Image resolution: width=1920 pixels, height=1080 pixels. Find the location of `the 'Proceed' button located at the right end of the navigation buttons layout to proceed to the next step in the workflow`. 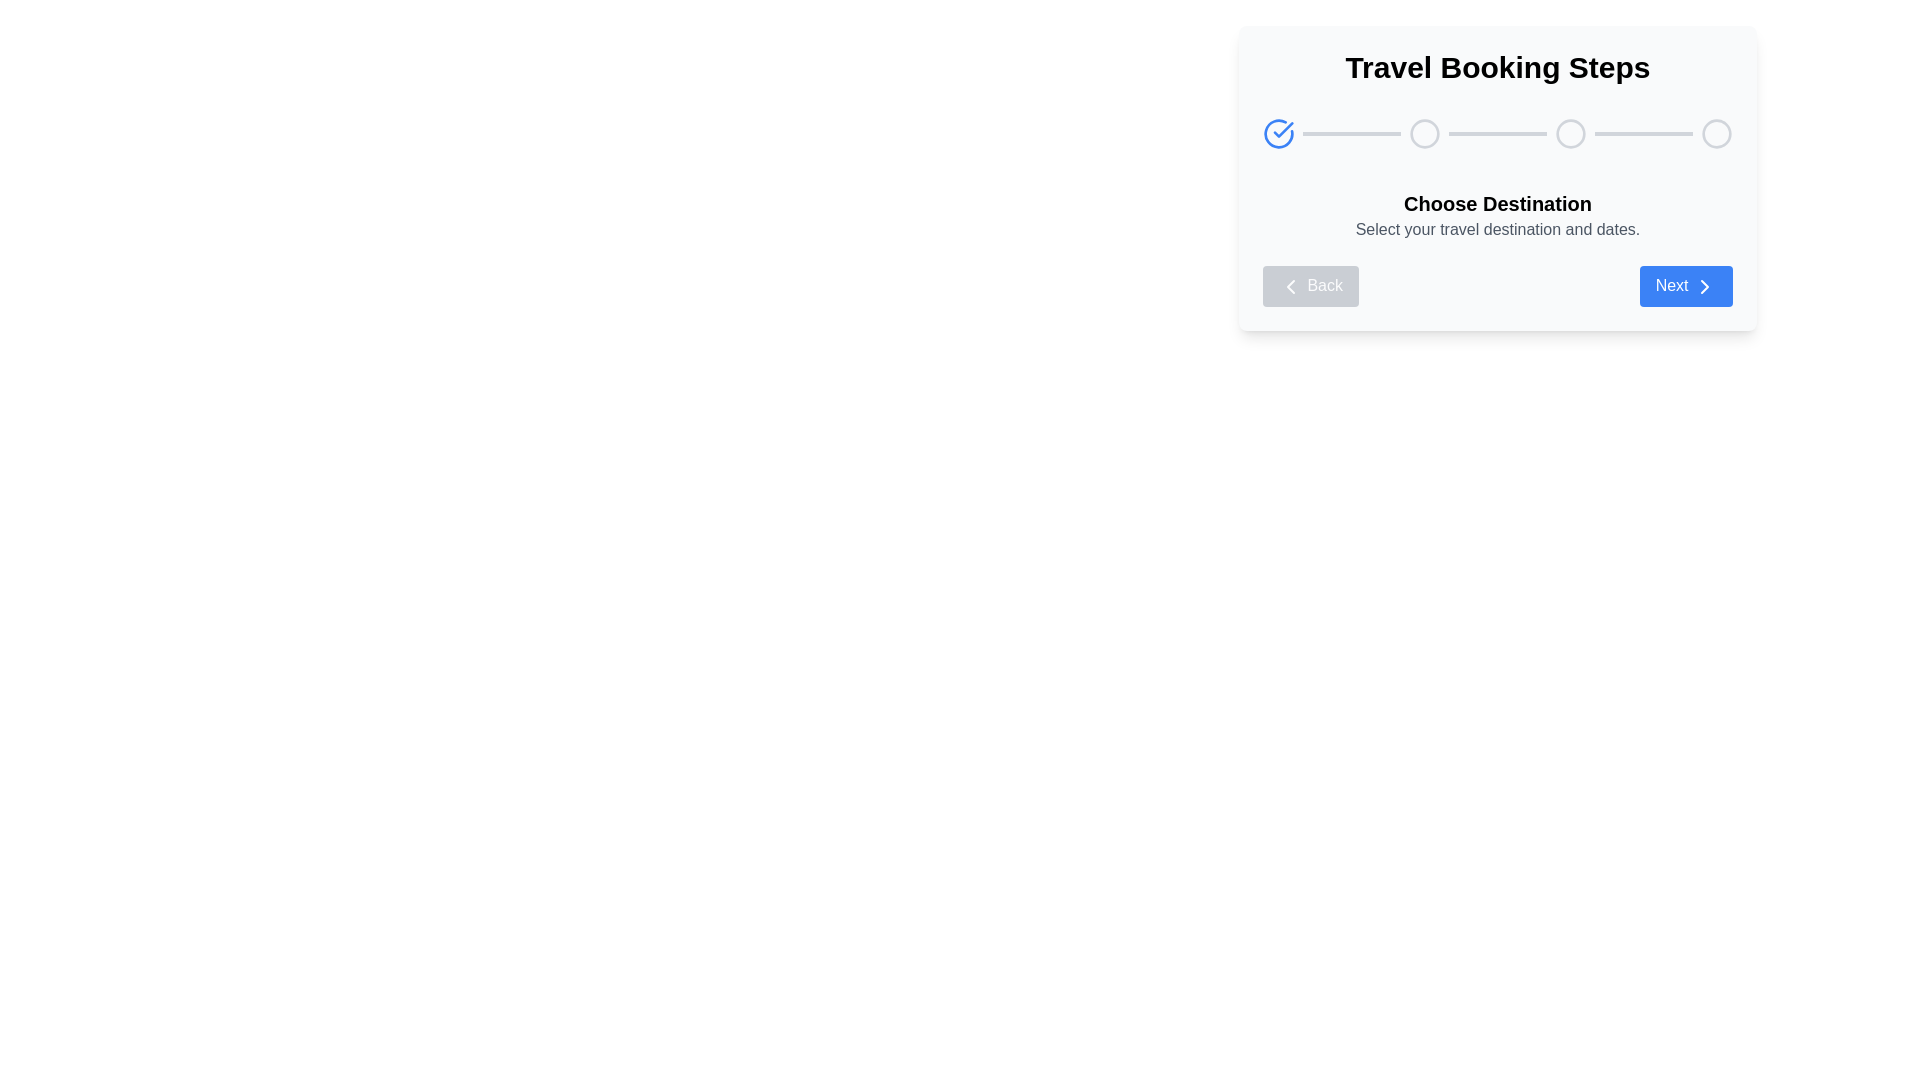

the 'Proceed' button located at the right end of the navigation buttons layout to proceed to the next step in the workflow is located at coordinates (1685, 286).